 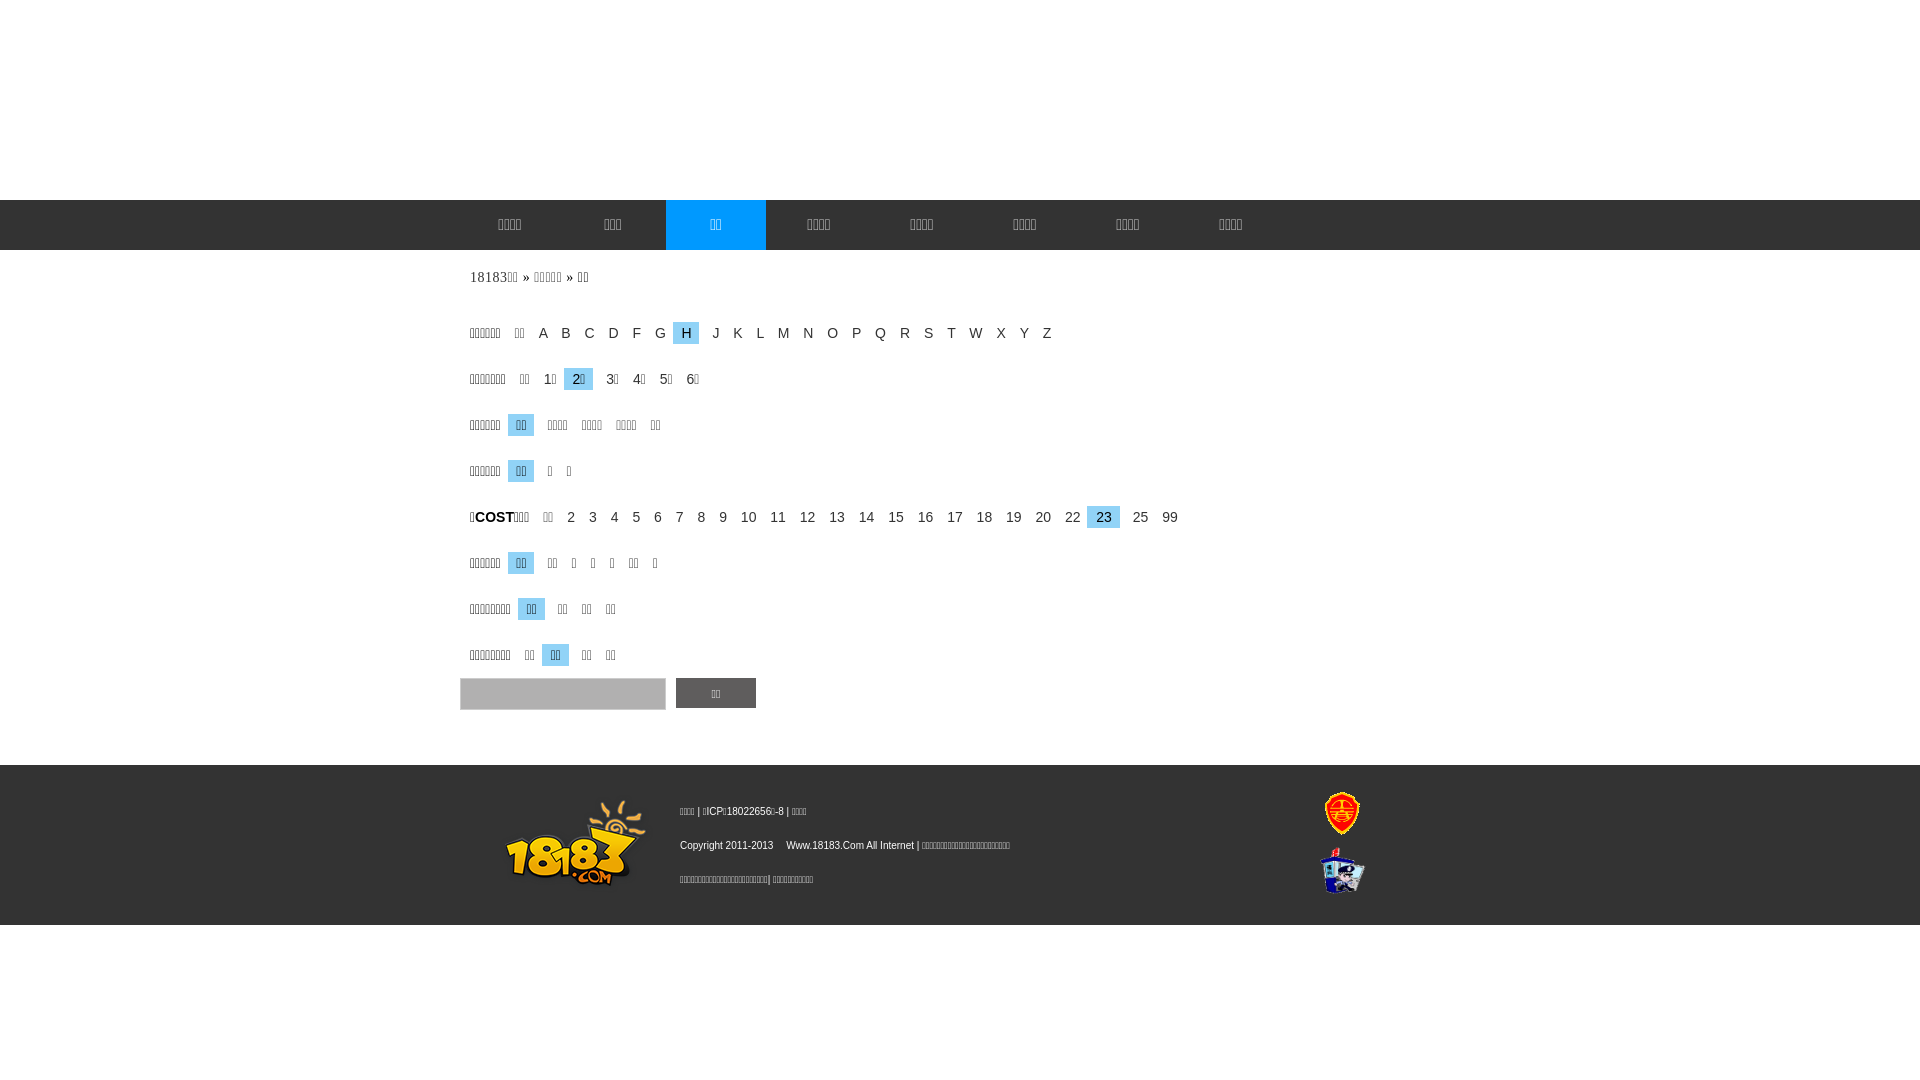 What do you see at coordinates (970, 331) in the screenshot?
I see `'W'` at bounding box center [970, 331].